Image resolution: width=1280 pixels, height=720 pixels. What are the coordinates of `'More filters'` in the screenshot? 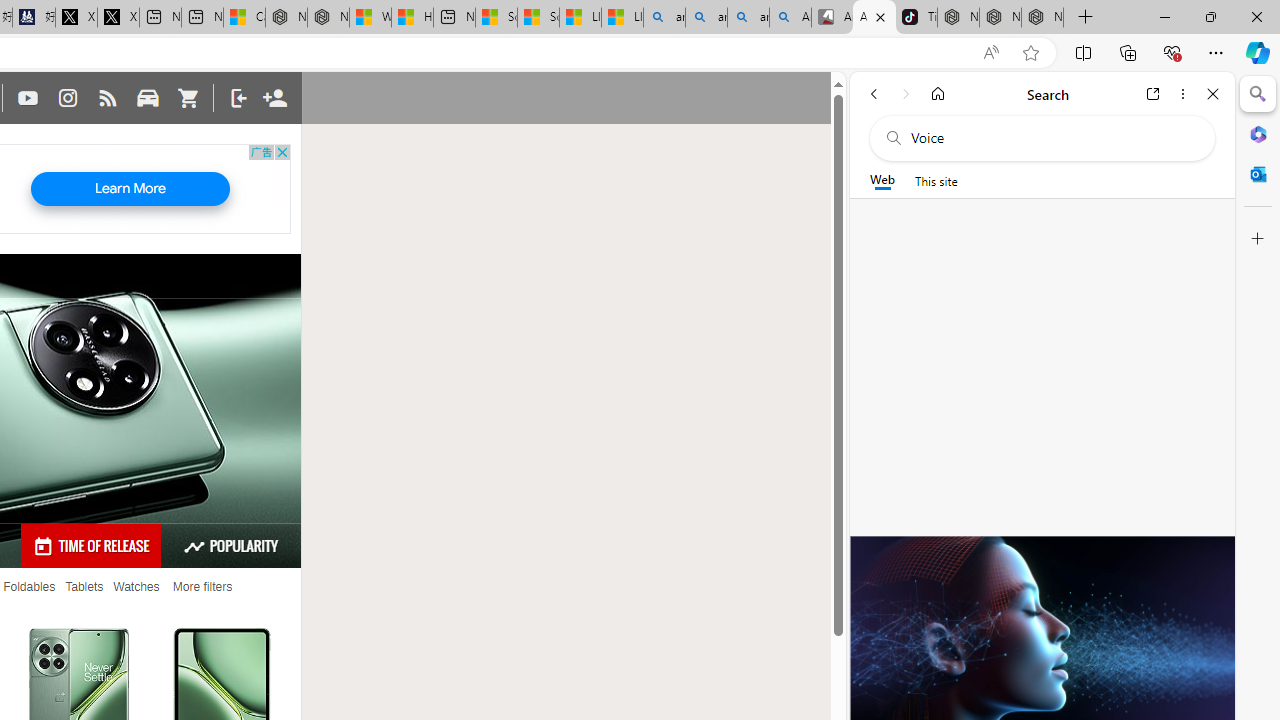 It's located at (202, 586).